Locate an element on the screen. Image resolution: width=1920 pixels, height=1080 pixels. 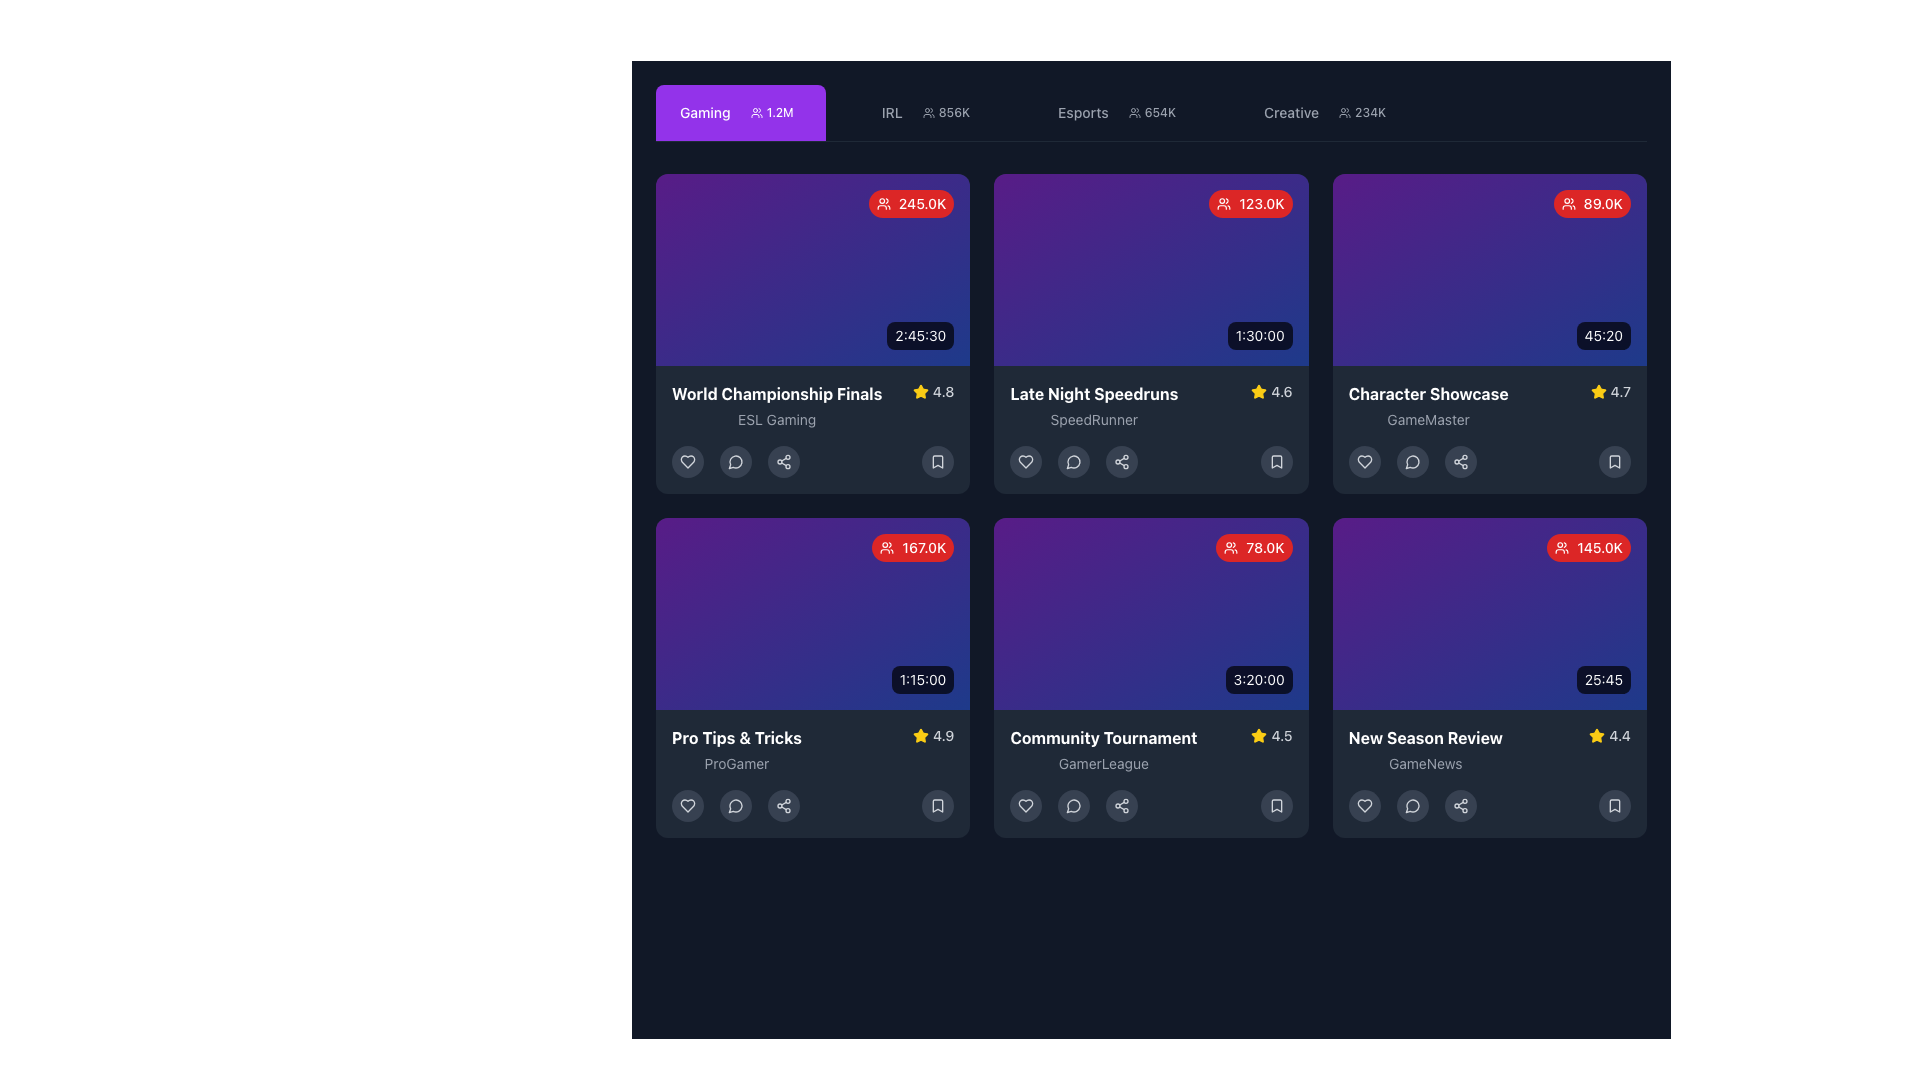
the label displaying '3:20:00' in white bold font on a black semi-transparent background is located at coordinates (1258, 678).